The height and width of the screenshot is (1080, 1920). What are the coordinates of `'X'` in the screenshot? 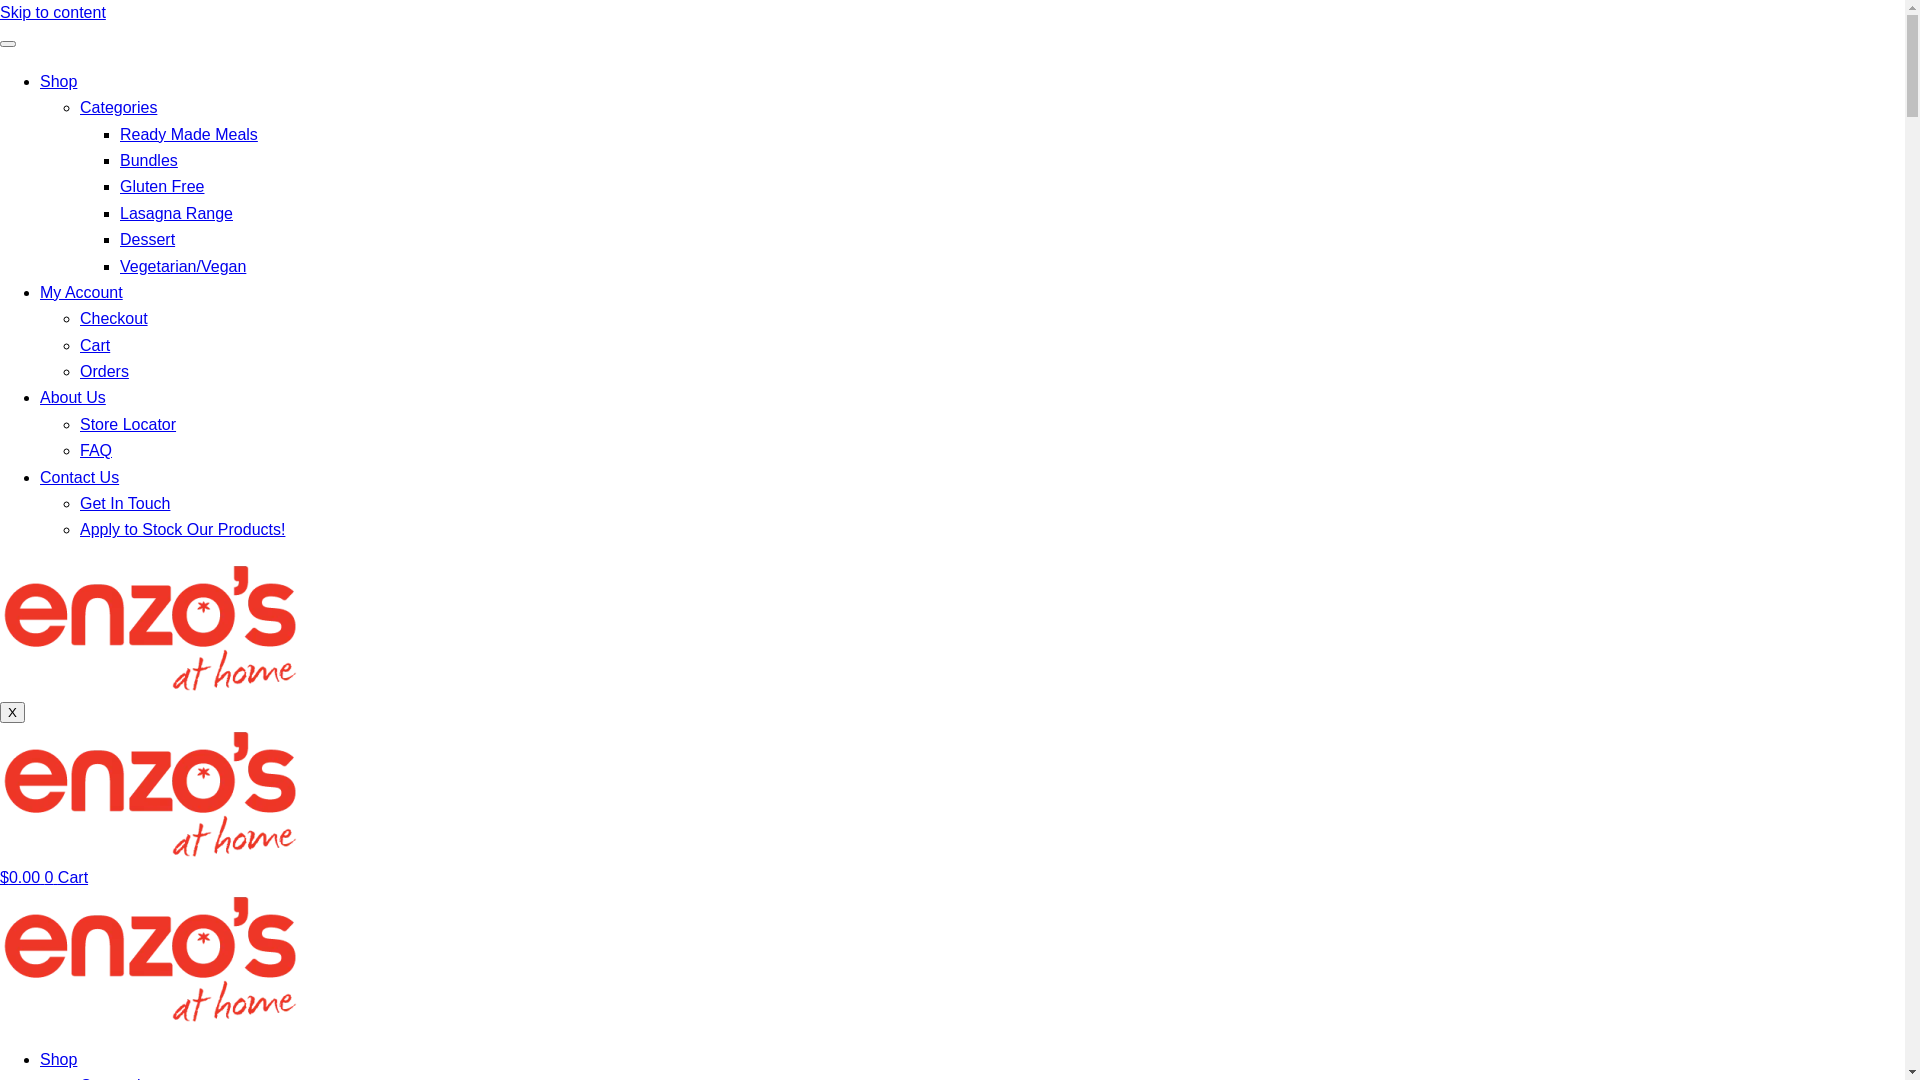 It's located at (12, 711).